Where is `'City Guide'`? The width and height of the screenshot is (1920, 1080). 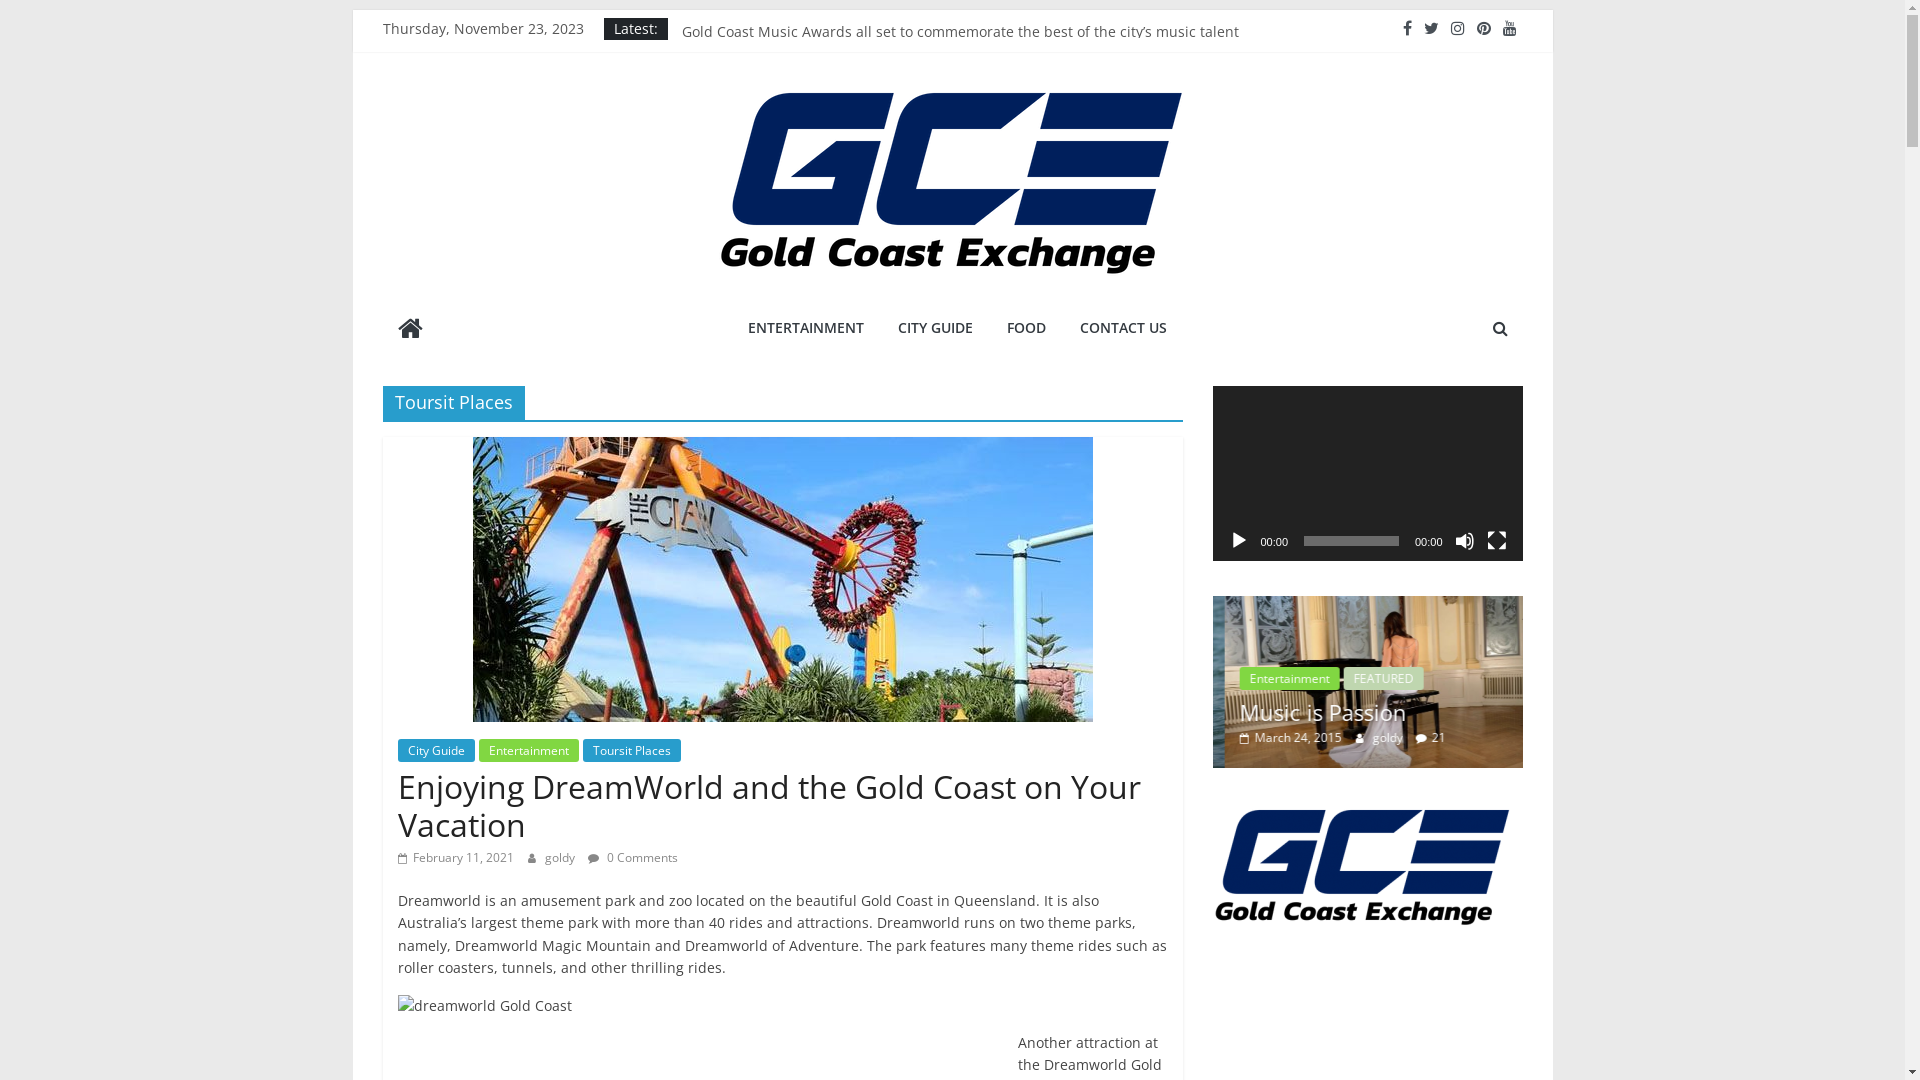 'City Guide' is located at coordinates (398, 750).